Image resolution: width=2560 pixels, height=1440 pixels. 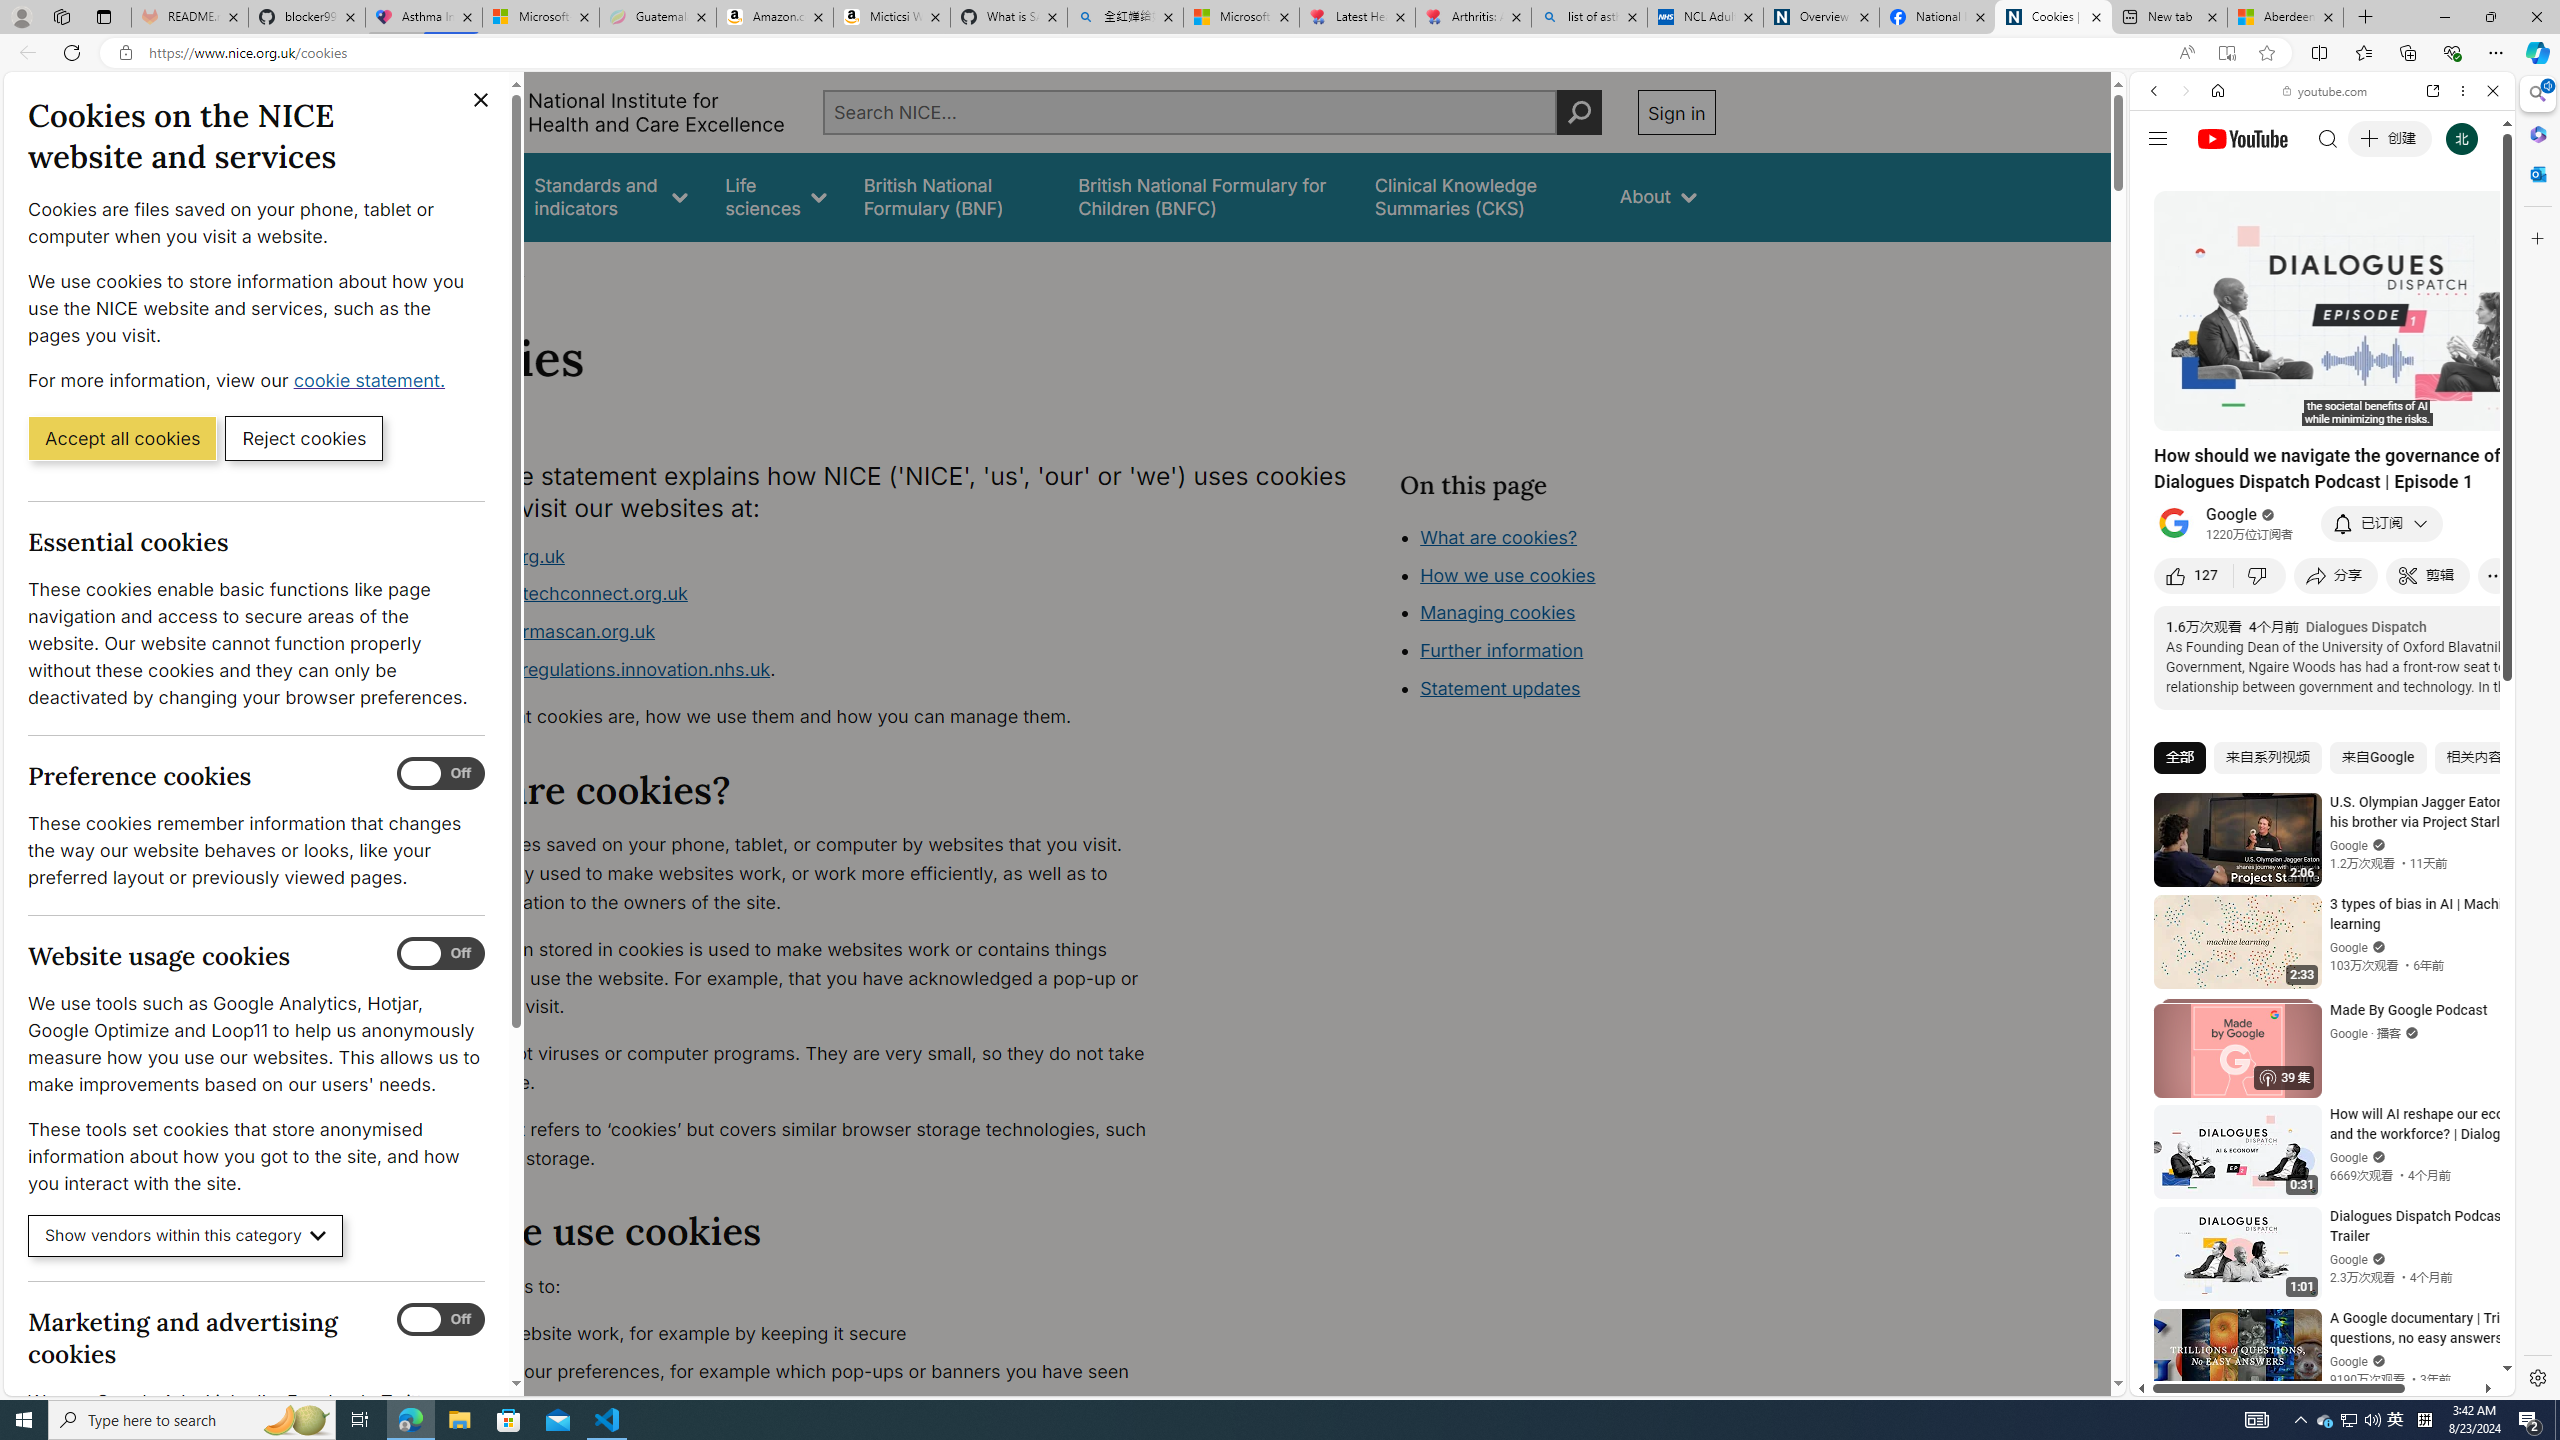 What do you see at coordinates (122, 436) in the screenshot?
I see `'Accept all cookies'` at bounding box center [122, 436].